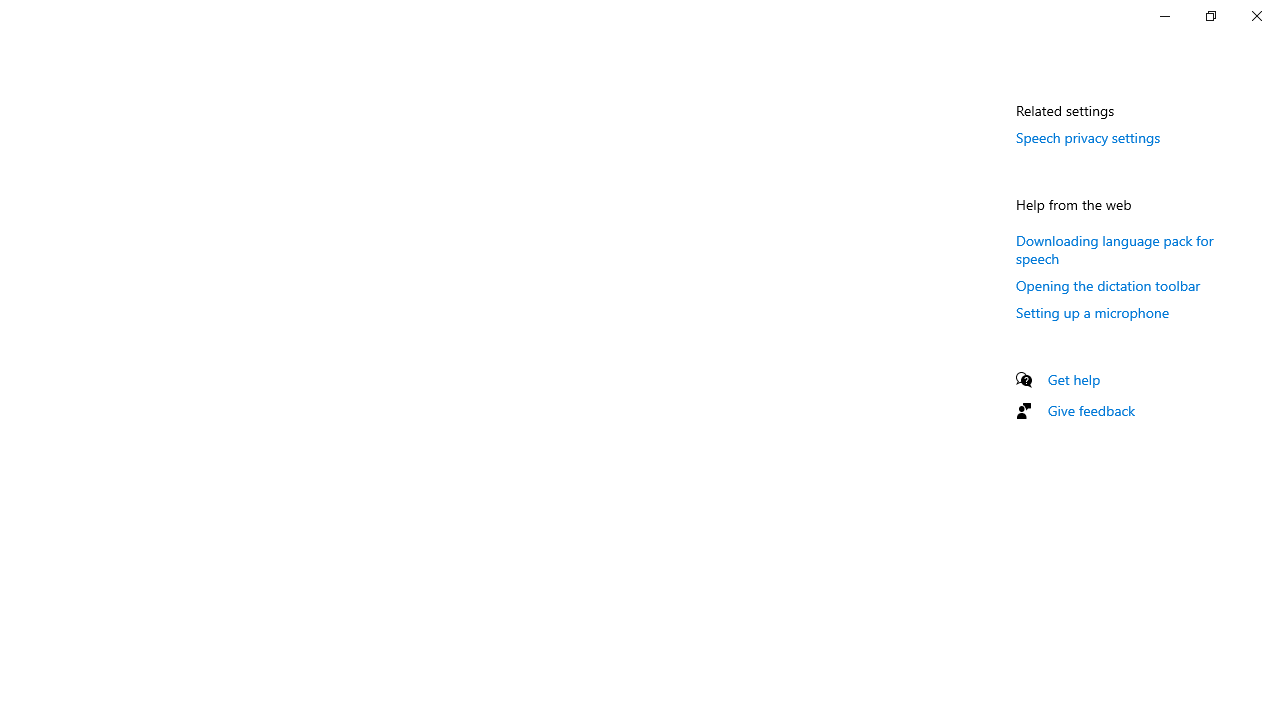  I want to click on 'Close Settings', so click(1255, 15).